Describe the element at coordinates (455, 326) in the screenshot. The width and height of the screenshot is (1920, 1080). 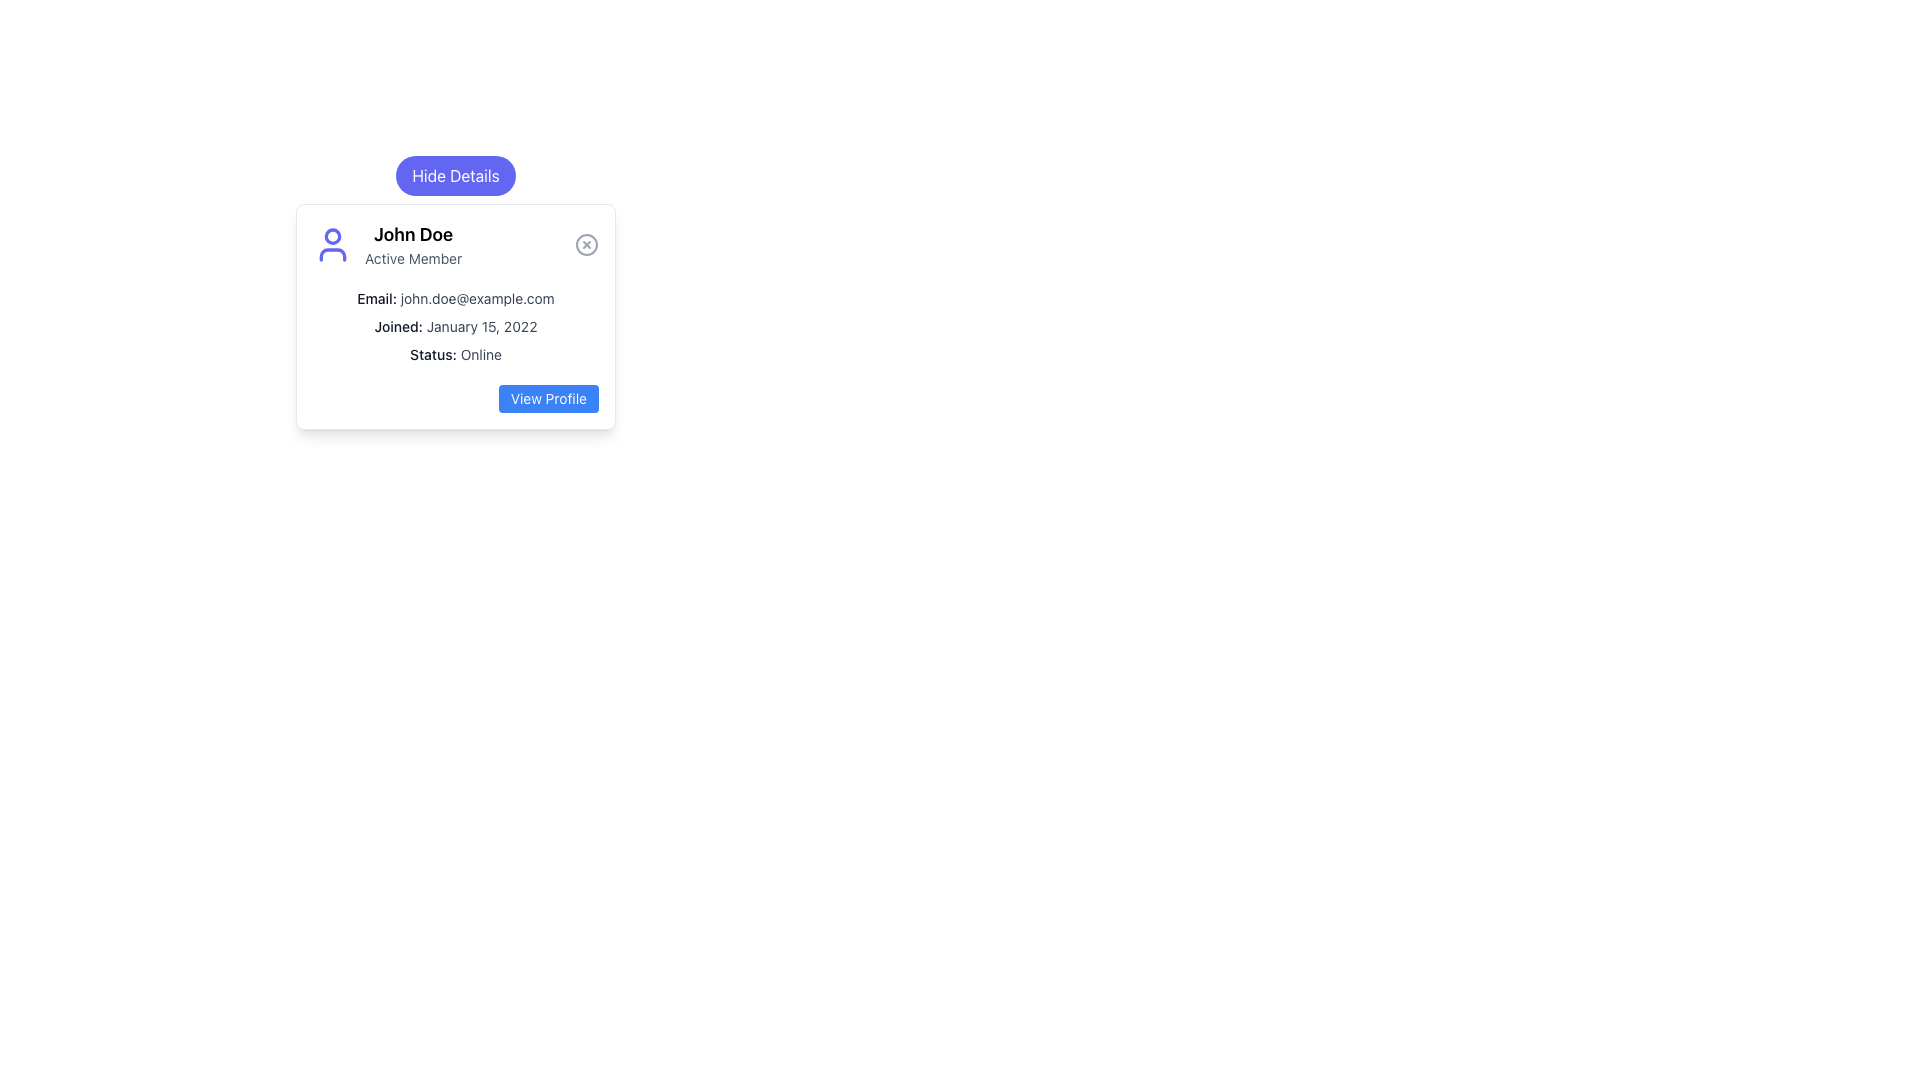
I see `the Text Label displaying 'Joined: January 15, 2022' located within the user profile card, positioned under 'Email' and above 'Status'` at that location.